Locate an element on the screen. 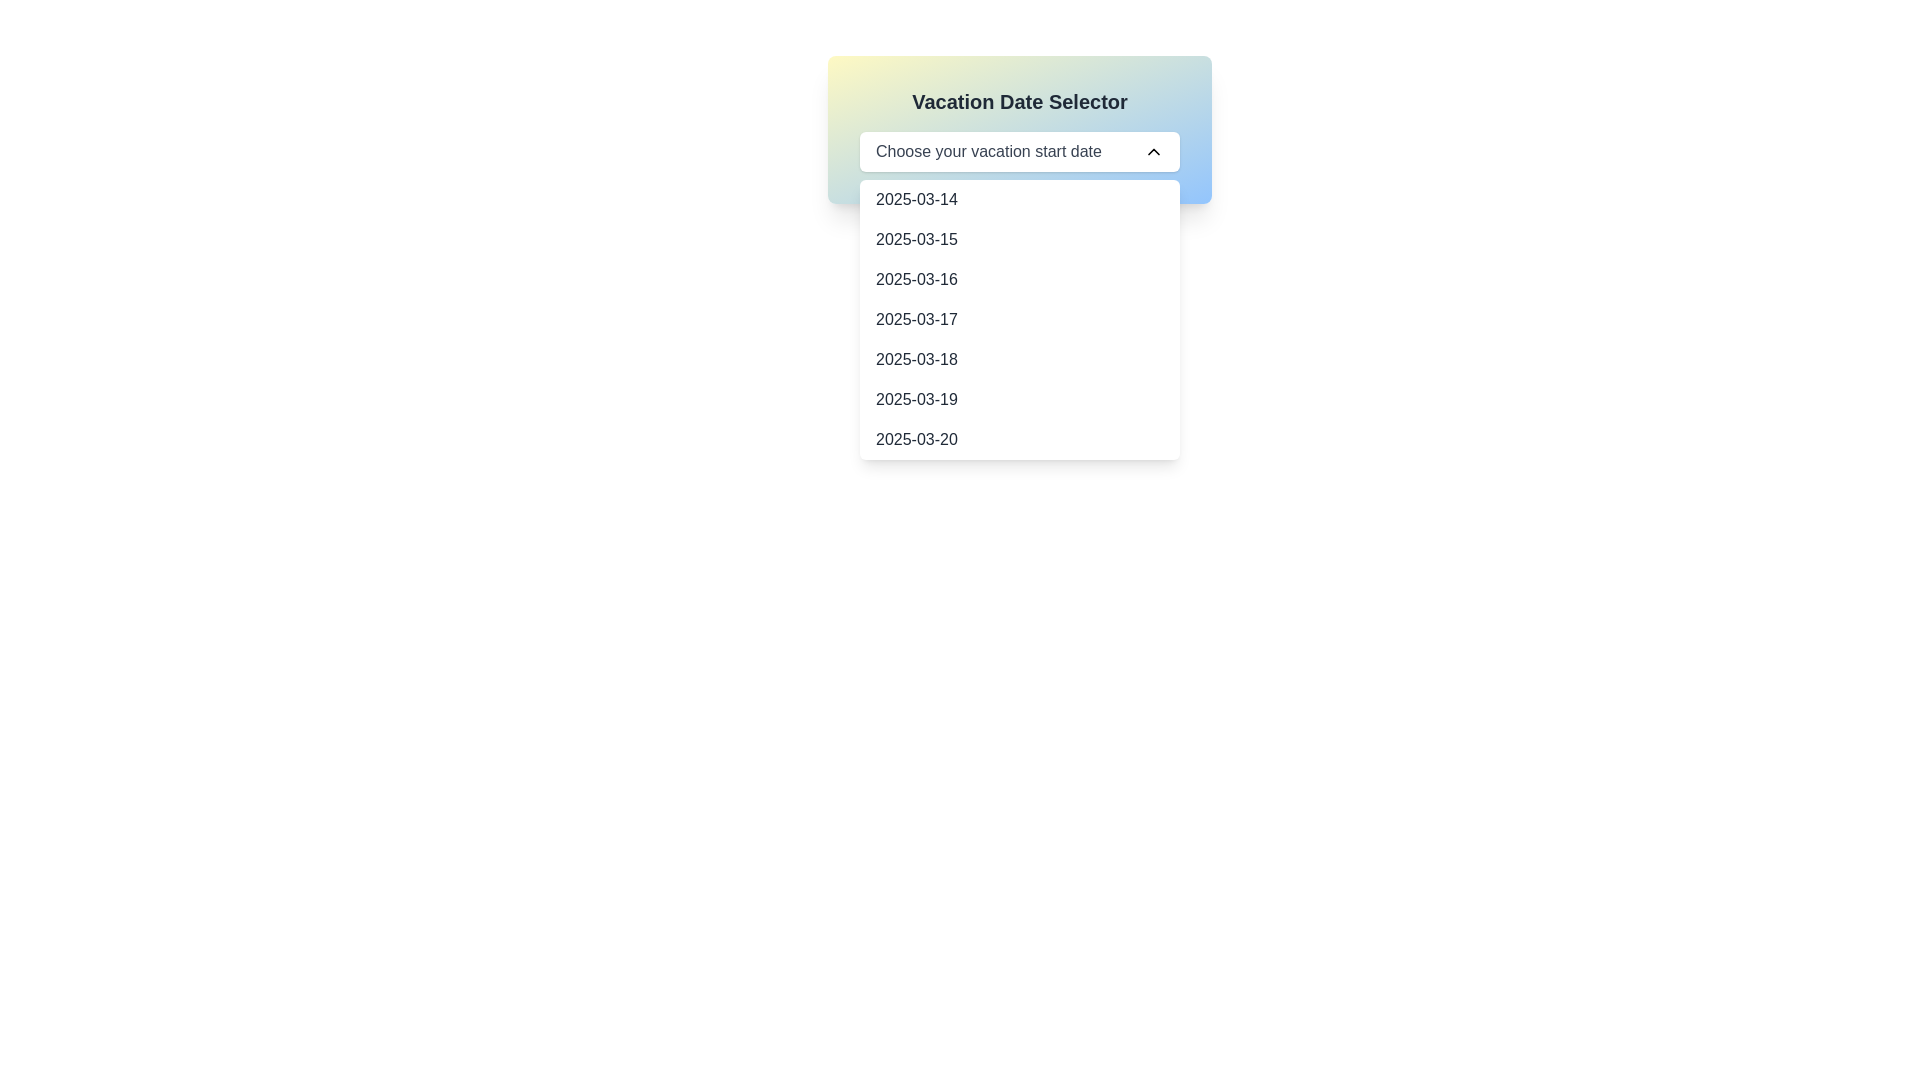 The image size is (1920, 1080). the text label guiding the user to choose a start date for their vacation to change its styling is located at coordinates (988, 150).